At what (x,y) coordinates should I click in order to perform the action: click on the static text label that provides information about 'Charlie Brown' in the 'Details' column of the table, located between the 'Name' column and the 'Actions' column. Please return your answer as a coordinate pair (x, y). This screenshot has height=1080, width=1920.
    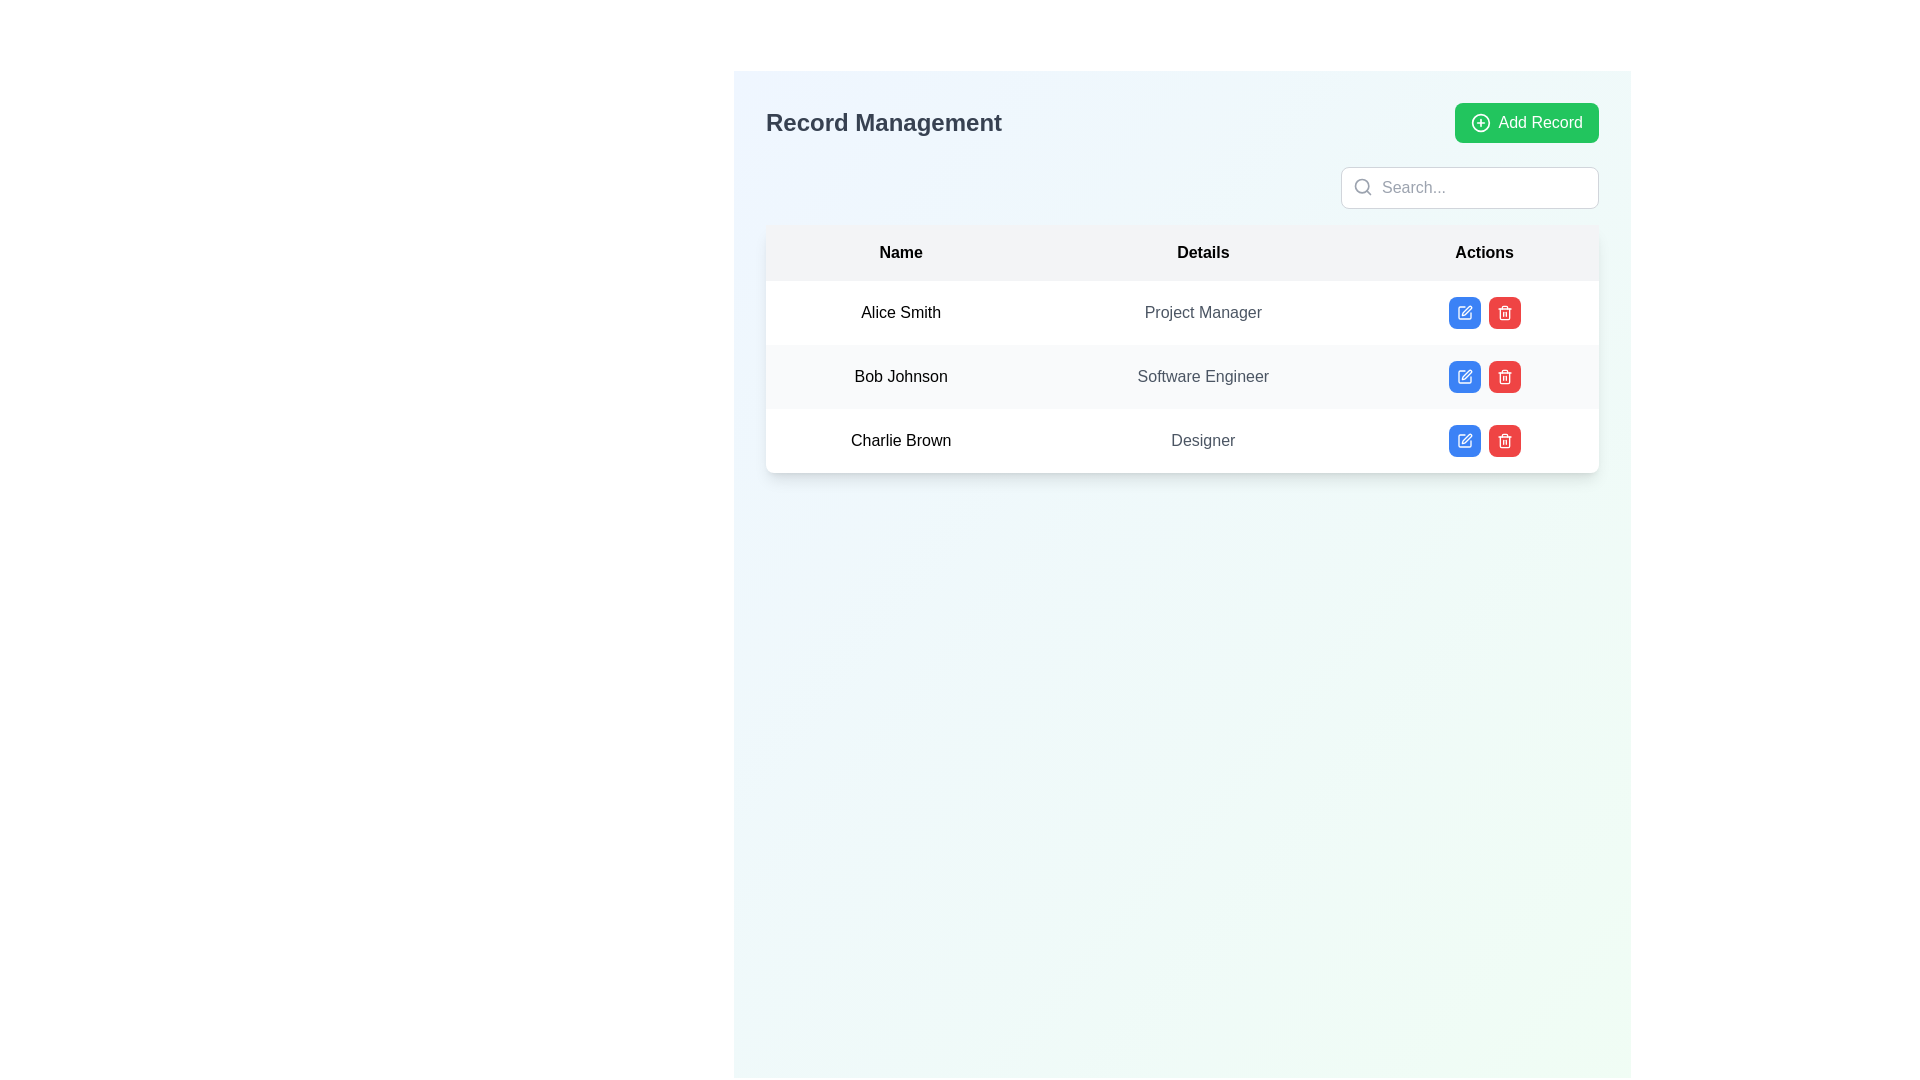
    Looking at the image, I should click on (1202, 439).